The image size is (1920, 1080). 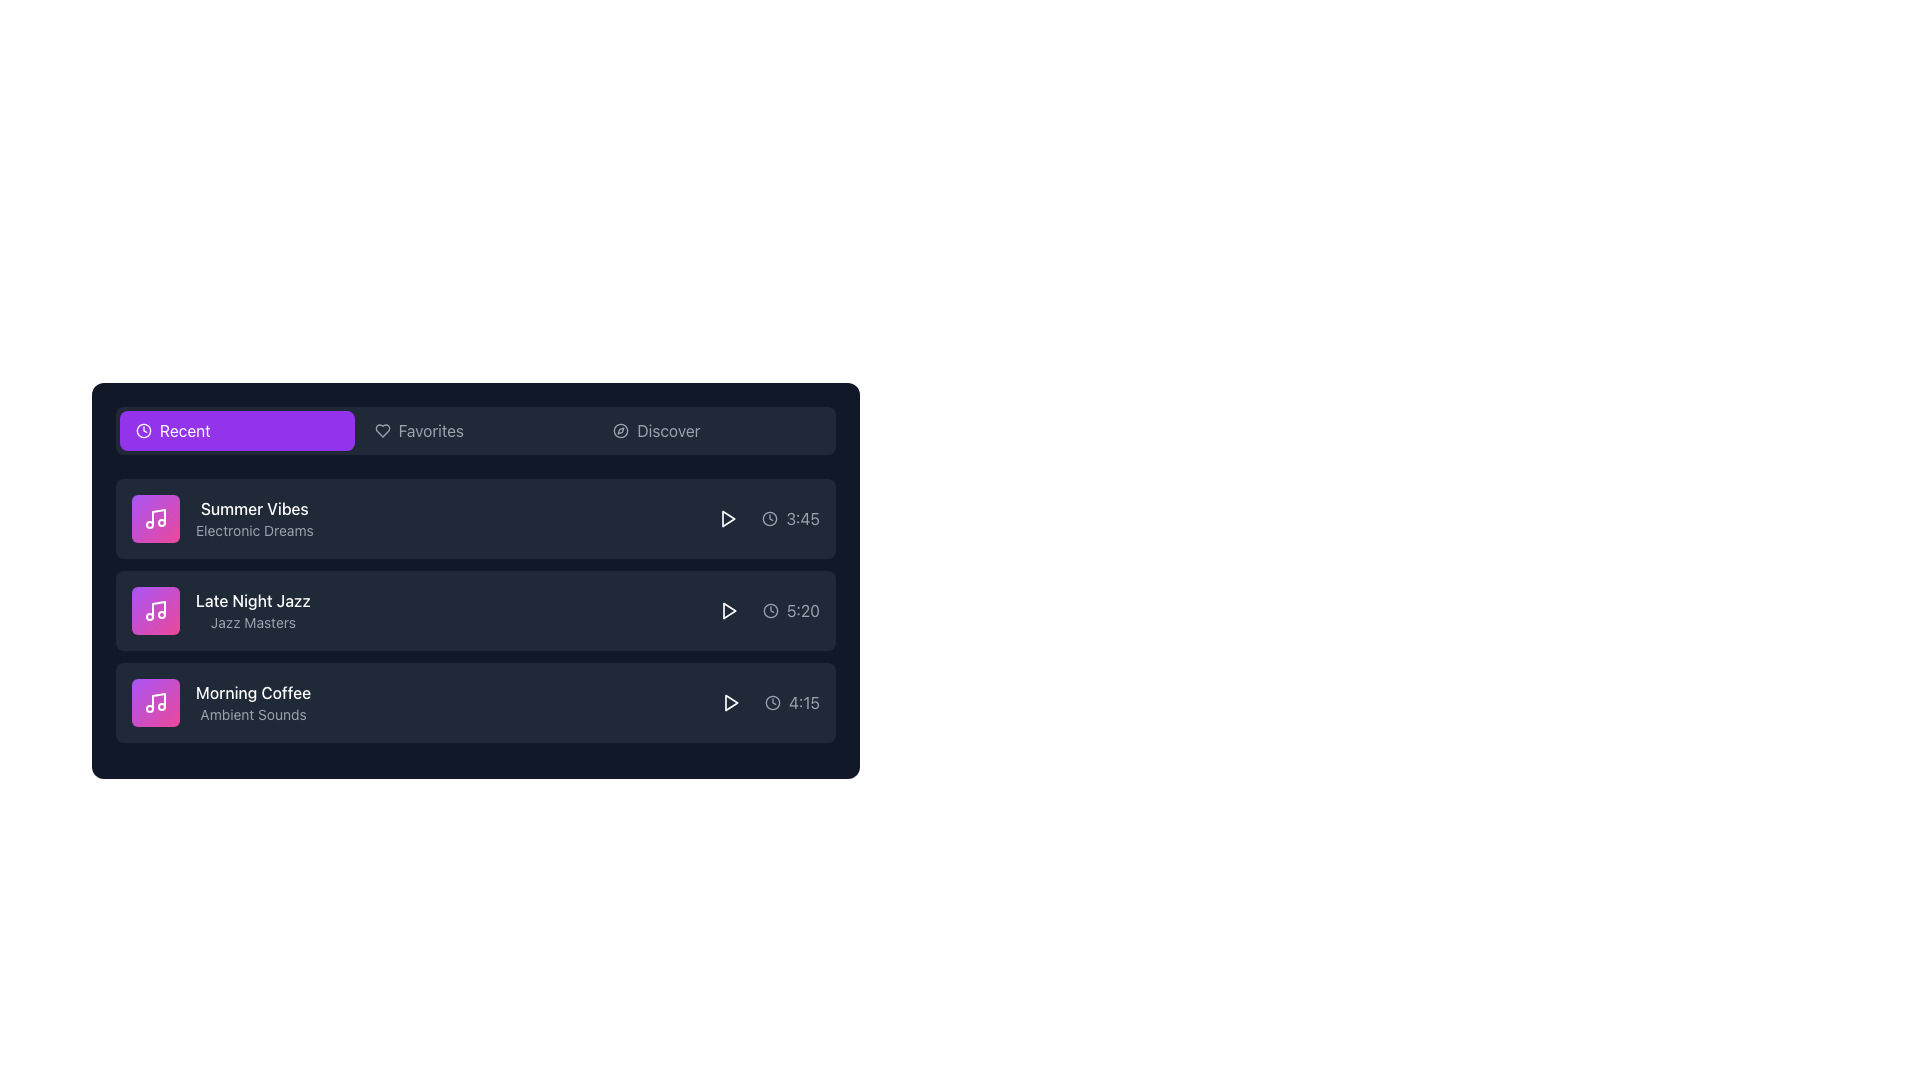 What do you see at coordinates (764, 609) in the screenshot?
I see `the play button adjacent to the '5:20' text label with a clock icon, located on the right side of the 'Late Night Jazz' row in the Recent category` at bounding box center [764, 609].